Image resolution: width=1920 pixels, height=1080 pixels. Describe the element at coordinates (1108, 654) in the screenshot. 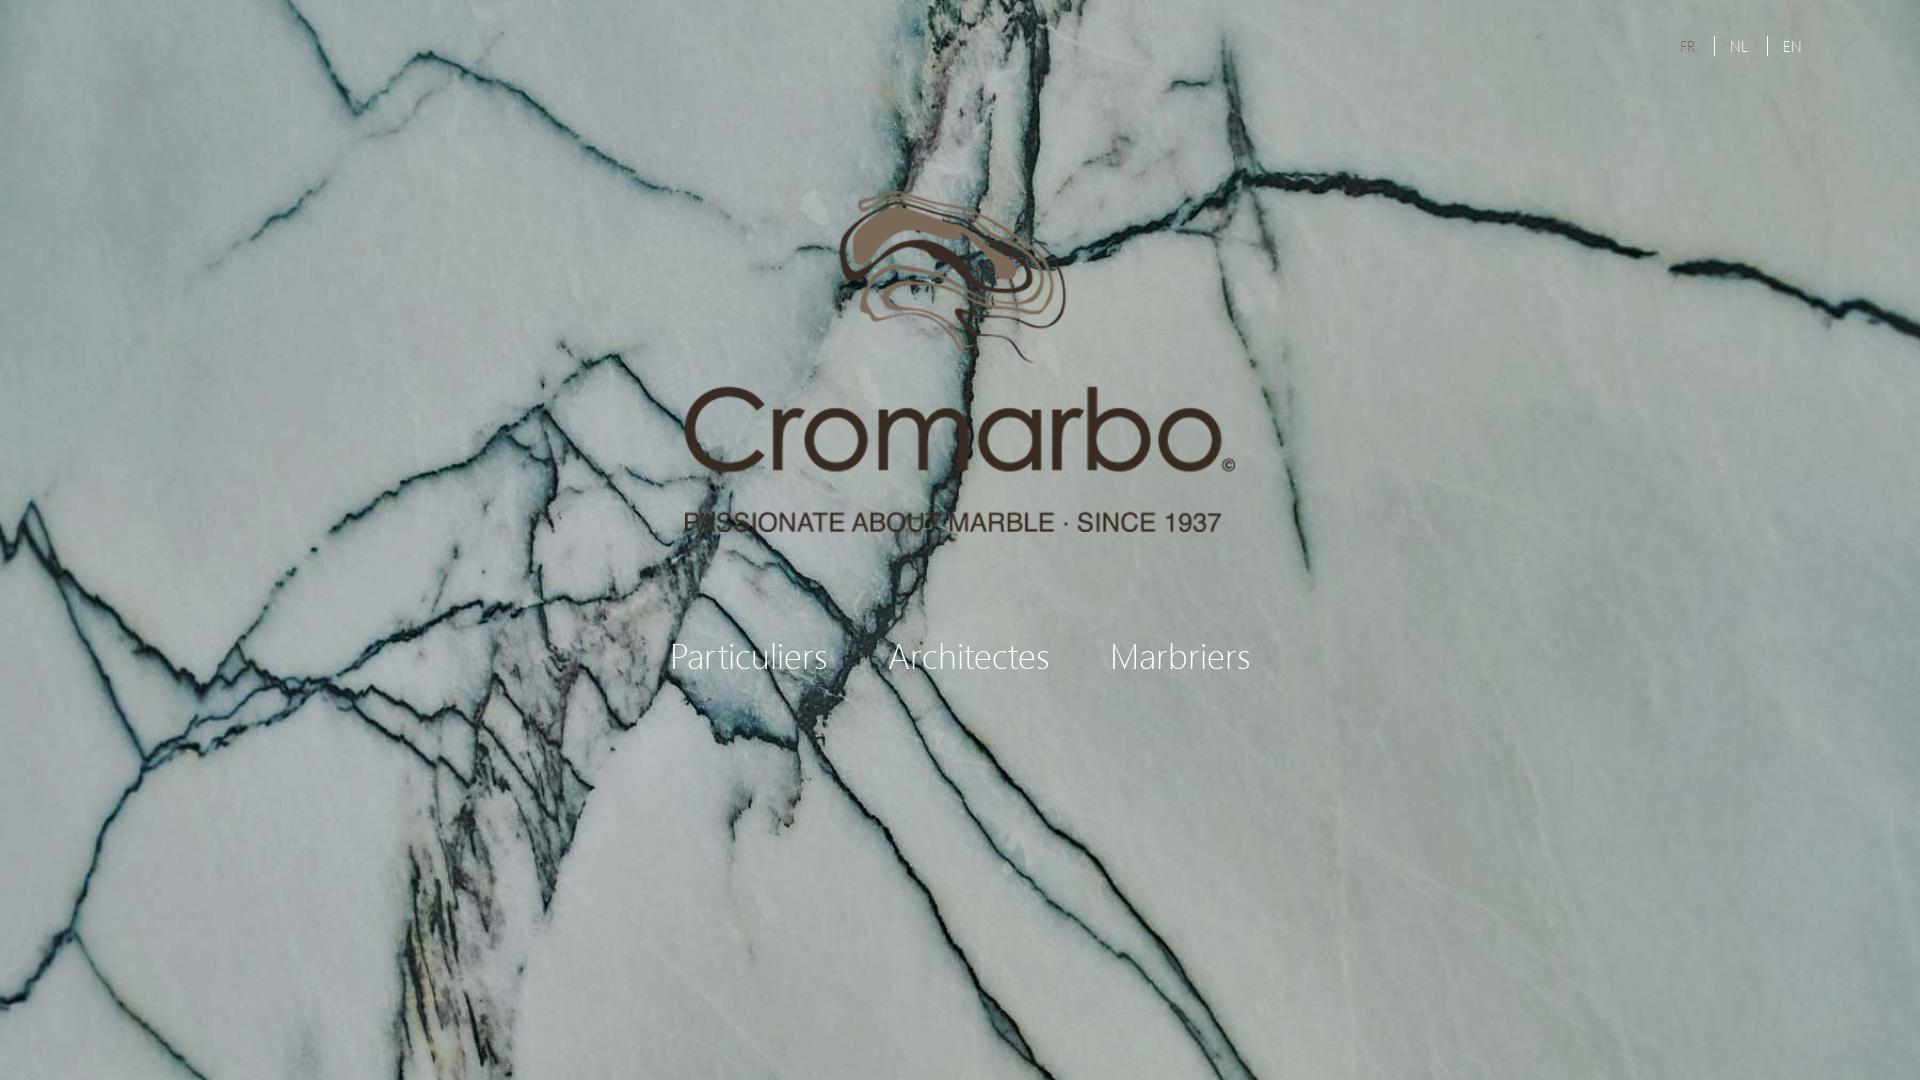

I see `'Marbriers'` at that location.